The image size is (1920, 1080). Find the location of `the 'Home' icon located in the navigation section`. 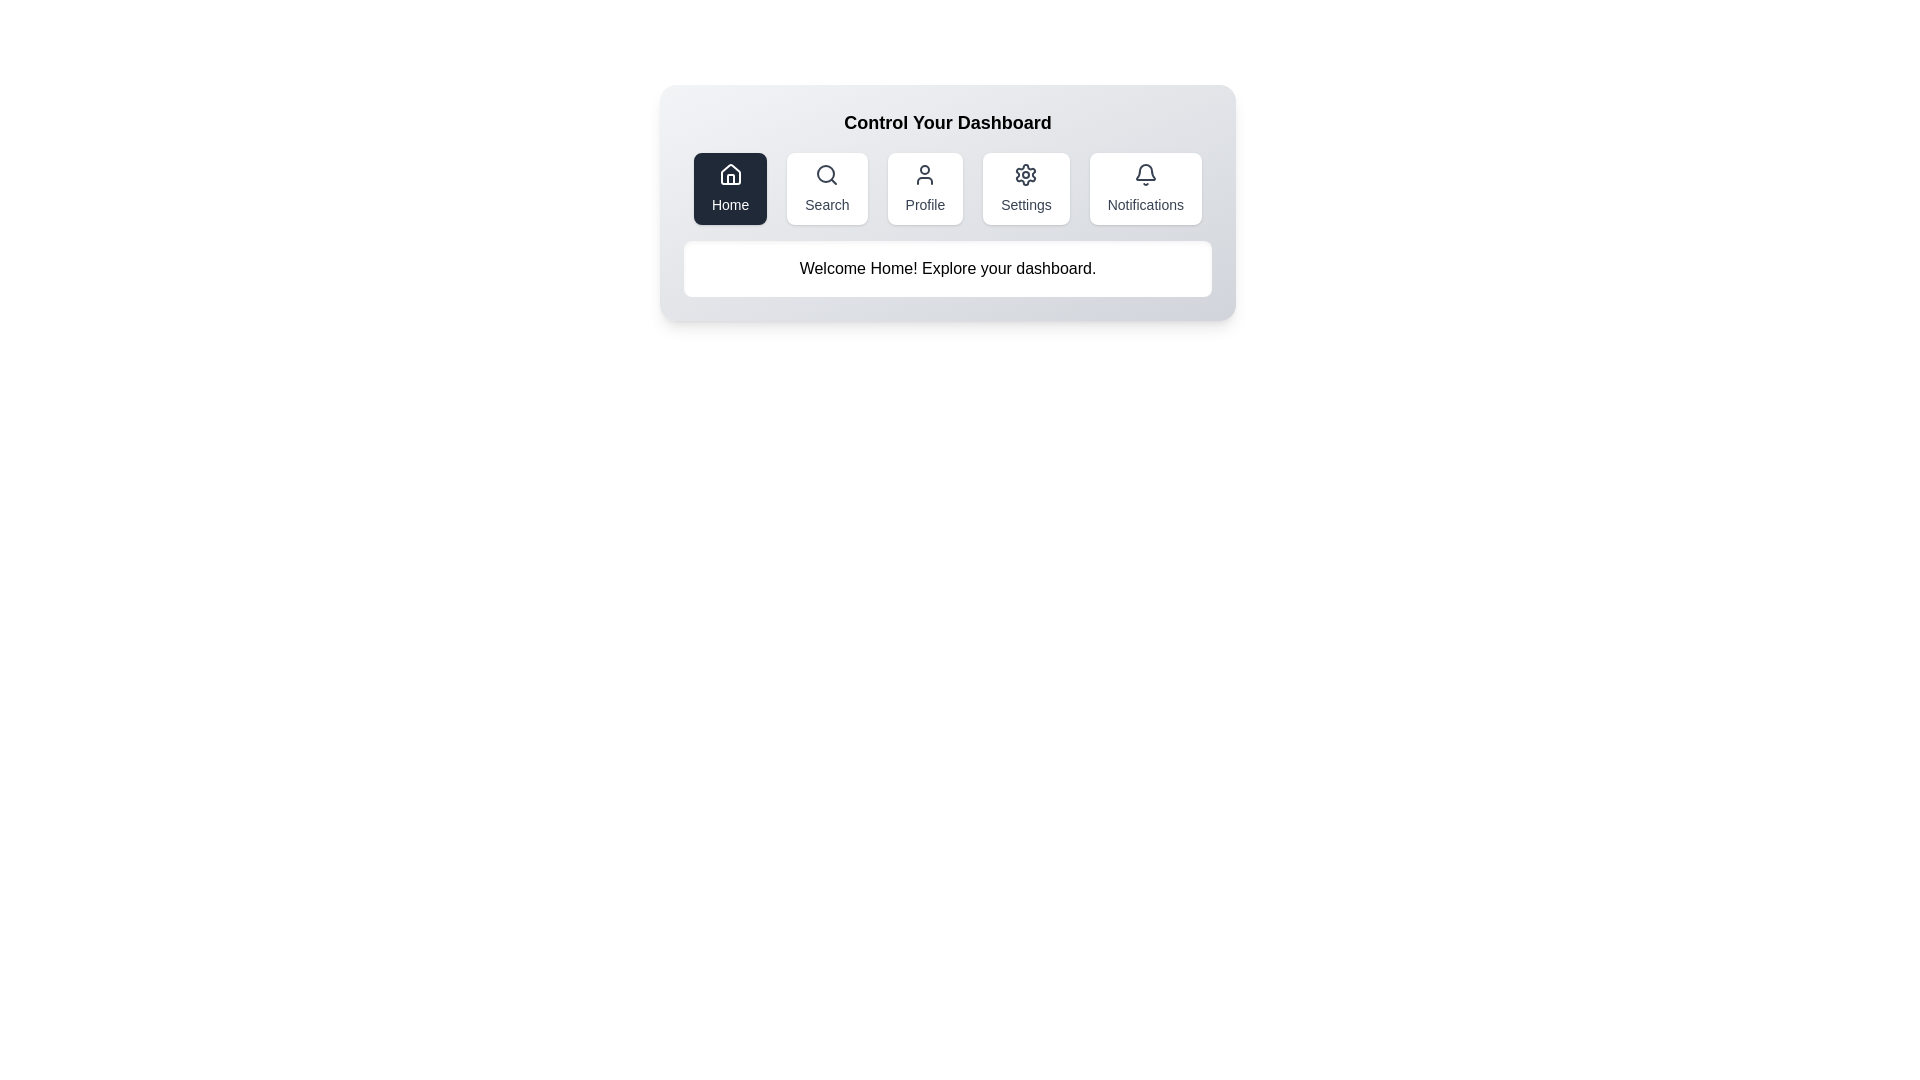

the 'Home' icon located in the navigation section is located at coordinates (729, 173).